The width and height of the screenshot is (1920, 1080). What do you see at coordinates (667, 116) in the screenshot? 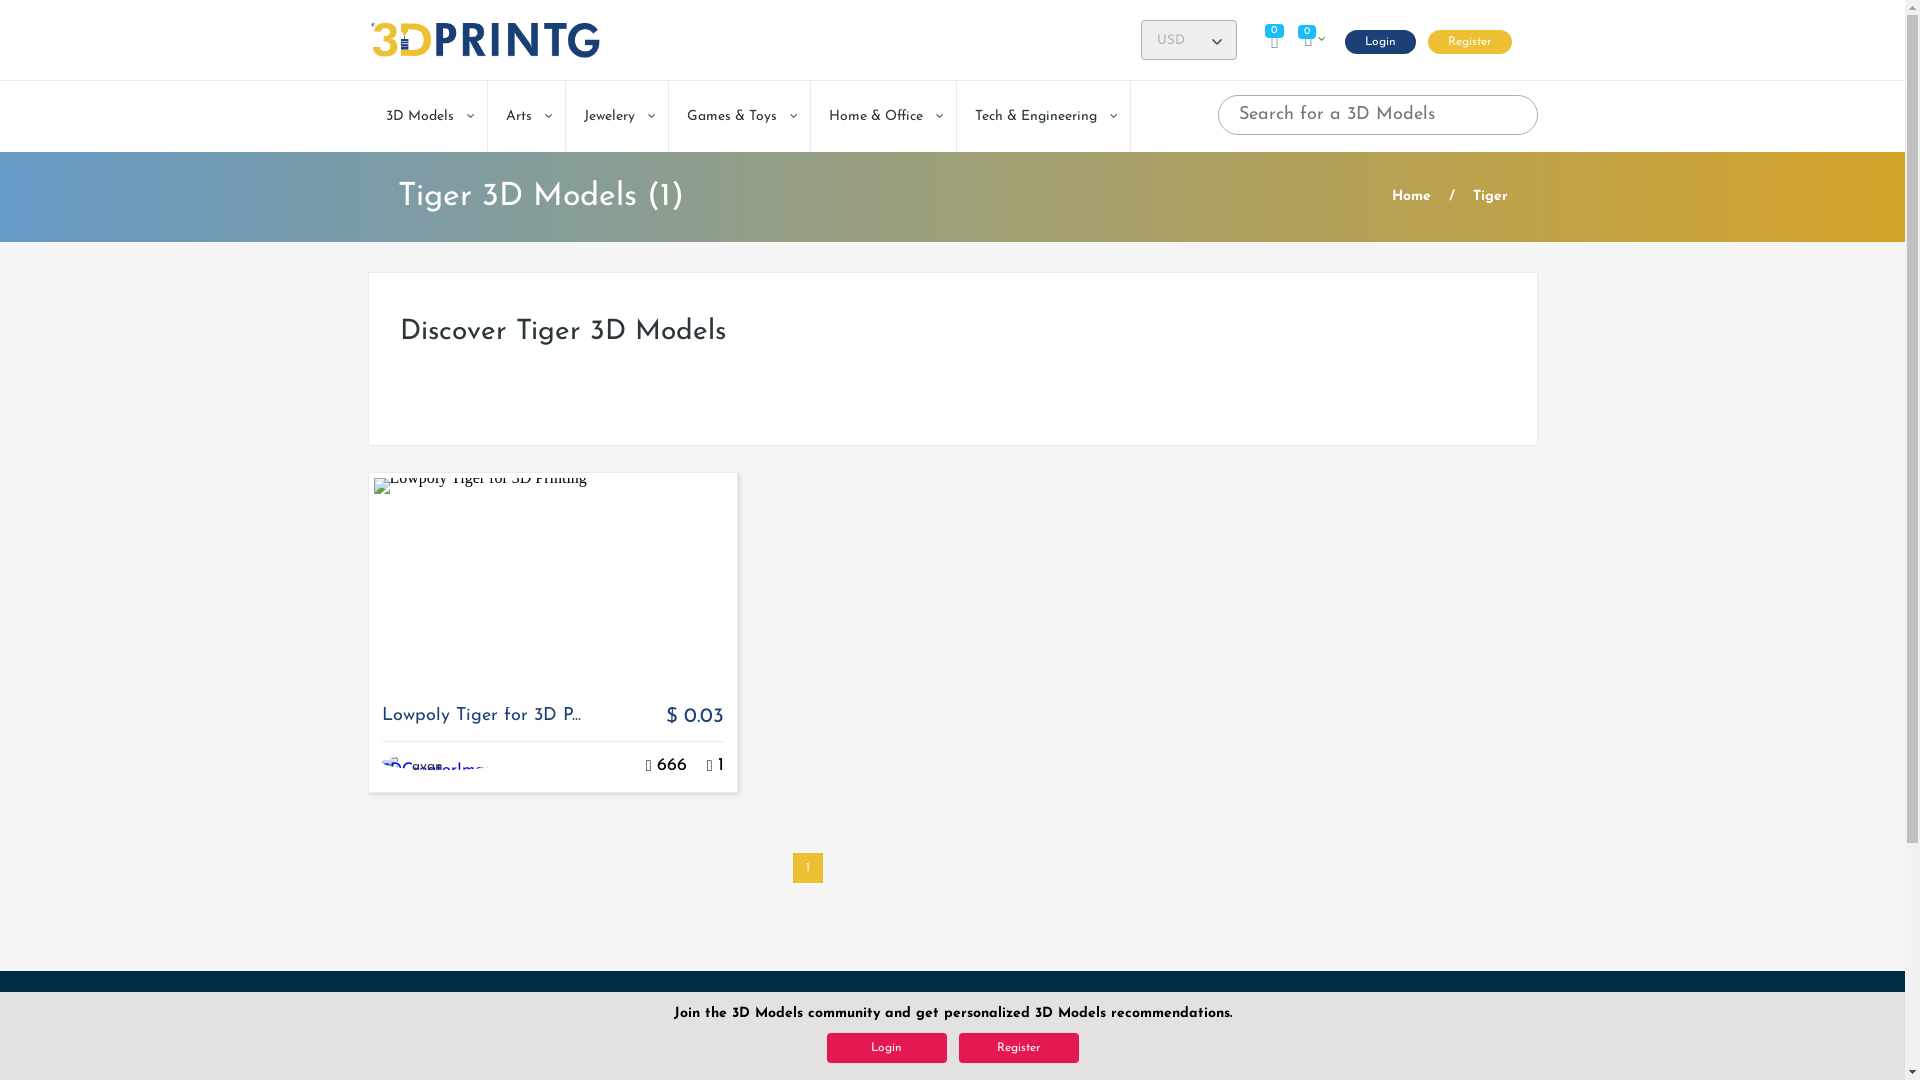
I see `'Games & Toys'` at bounding box center [667, 116].